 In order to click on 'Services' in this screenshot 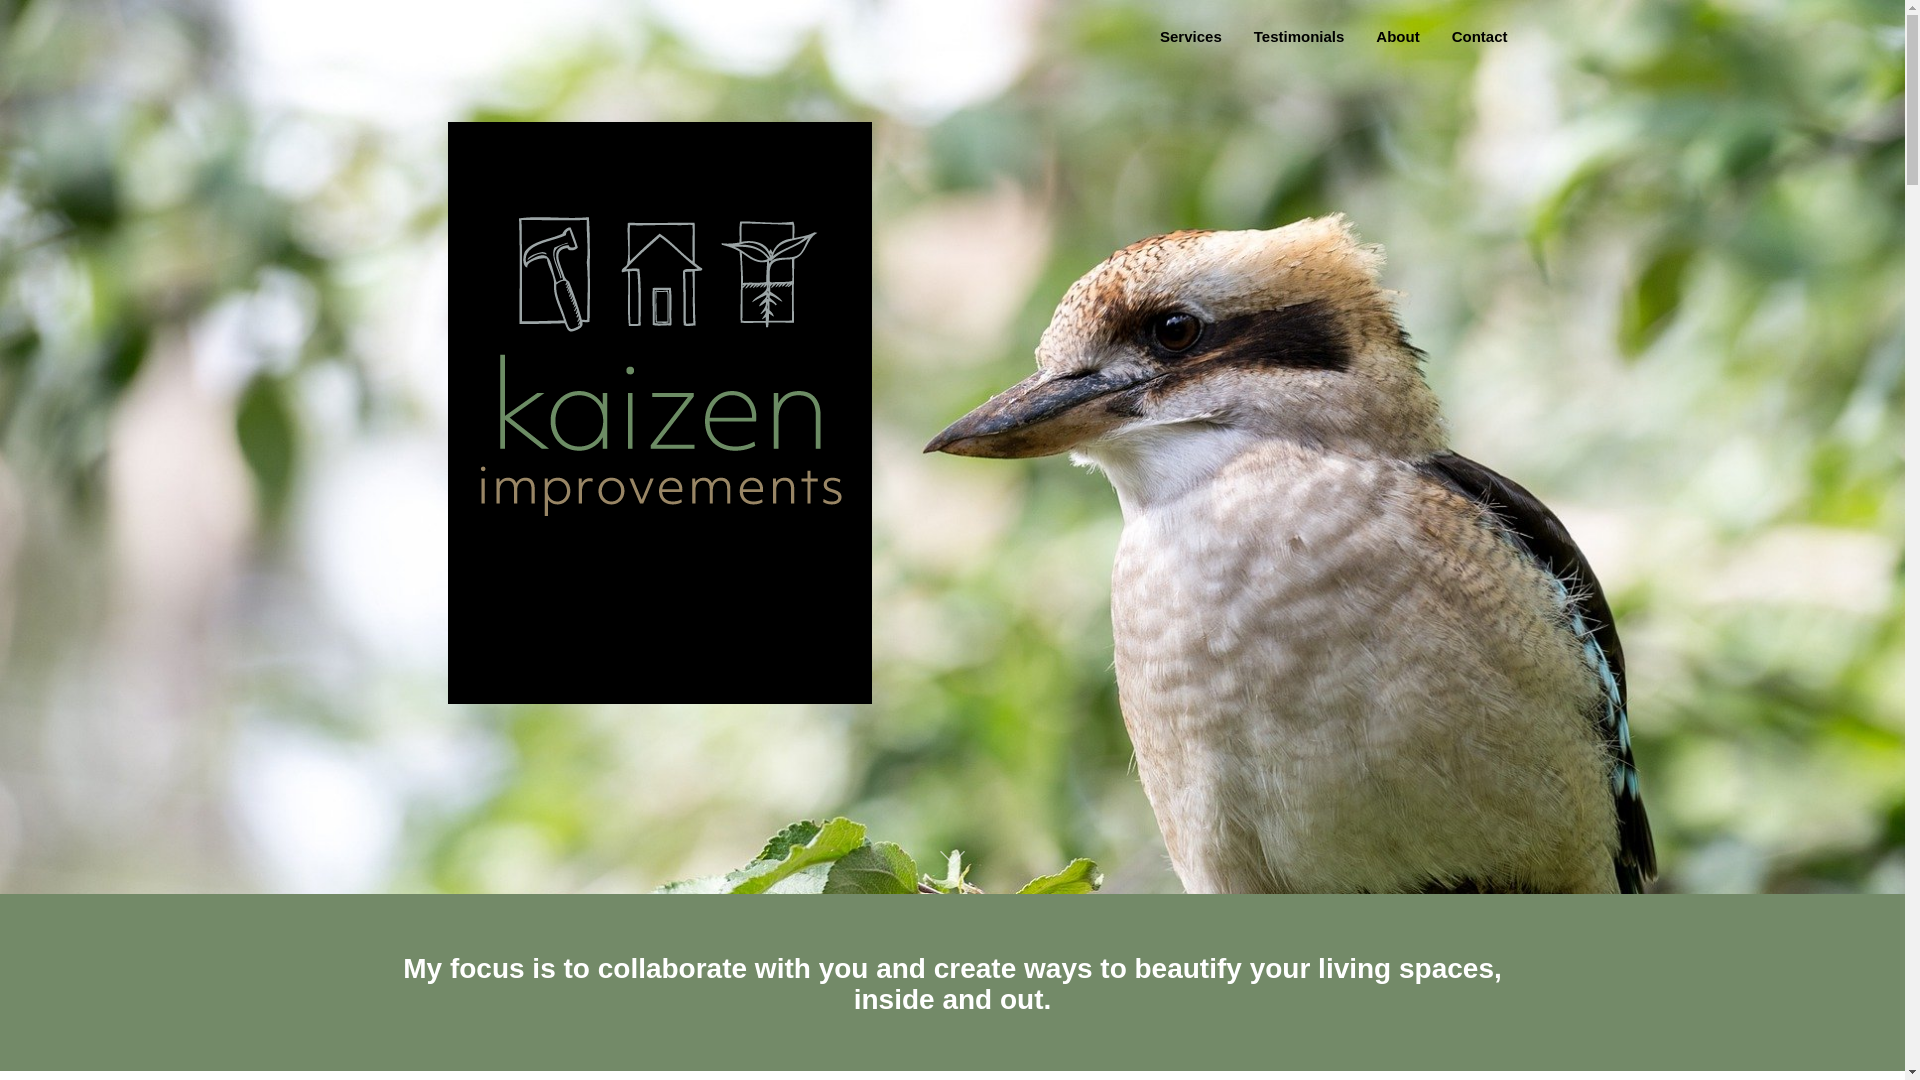, I will do `click(1160, 37)`.